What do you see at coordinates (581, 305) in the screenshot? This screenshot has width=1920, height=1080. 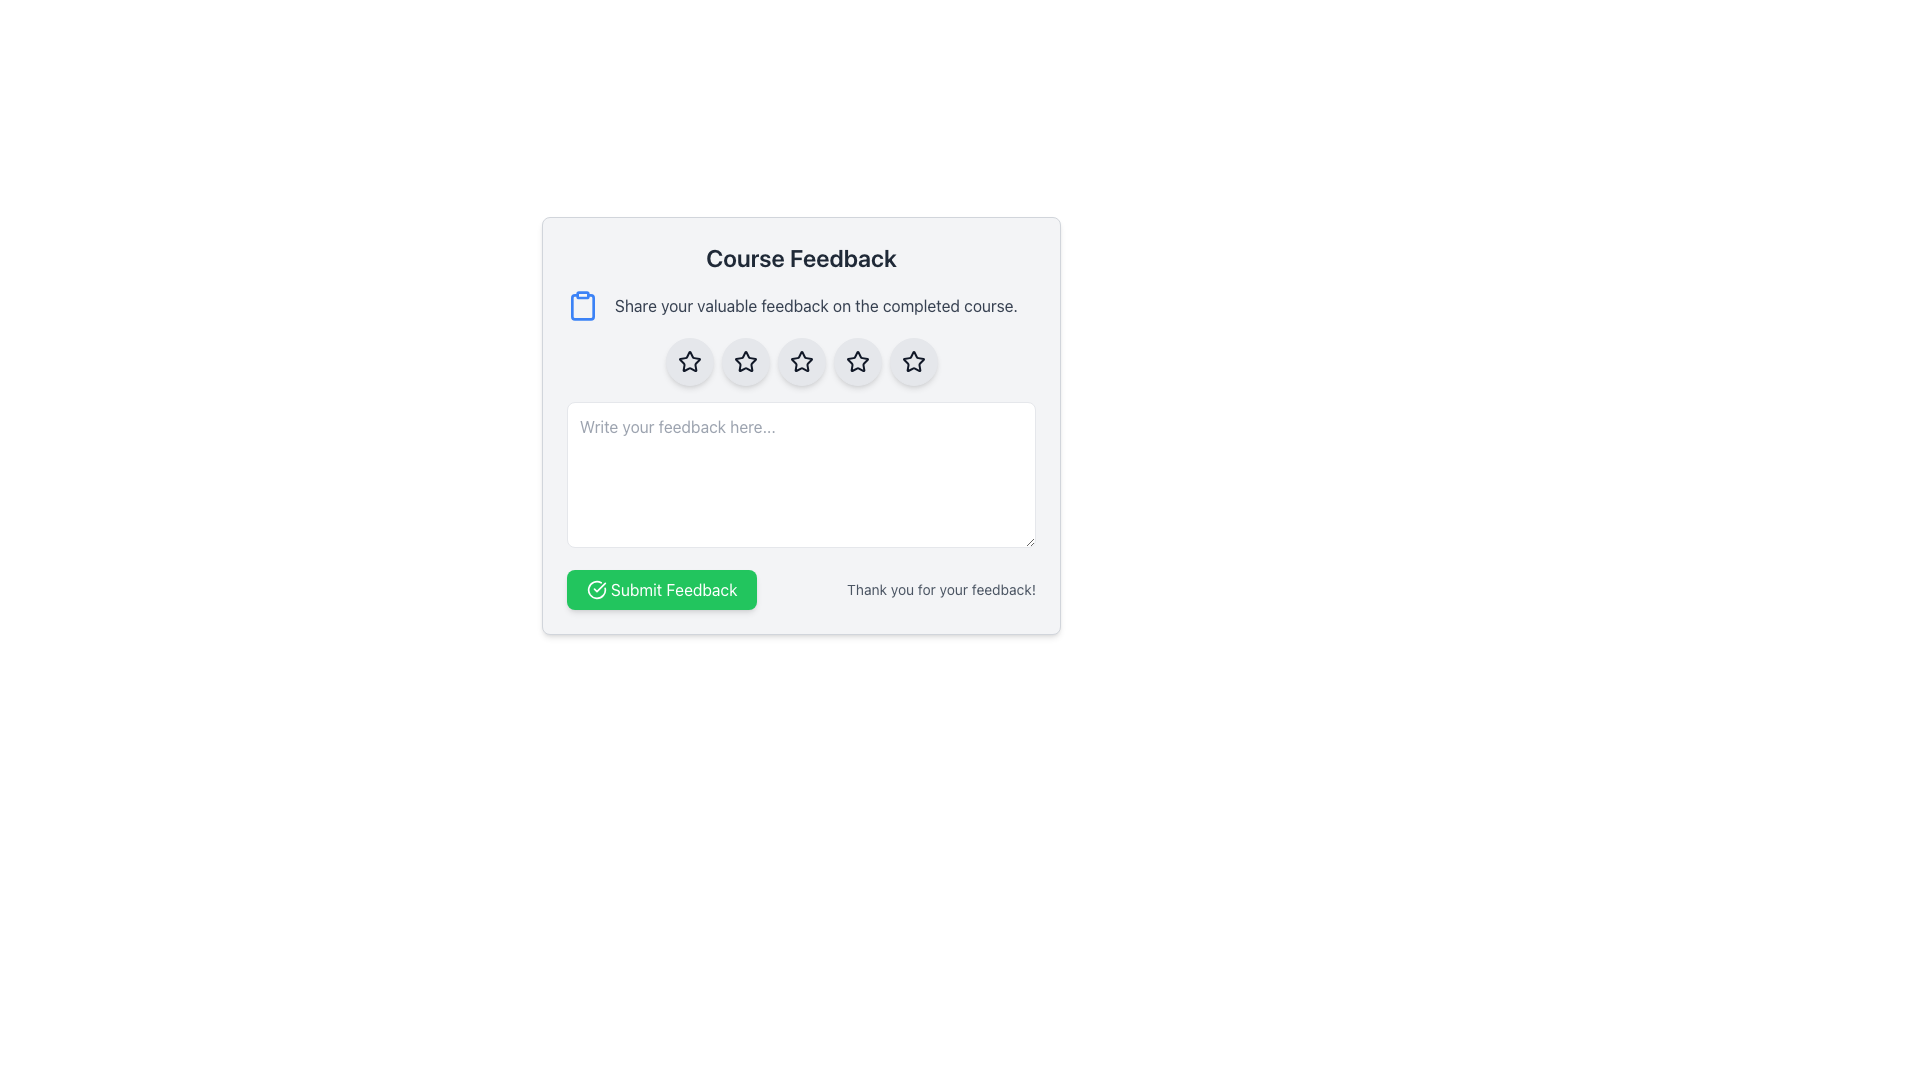 I see `the decorative feedback icon located to the left of the text 'Share your valuable feedback on the completed course.'` at bounding box center [581, 305].